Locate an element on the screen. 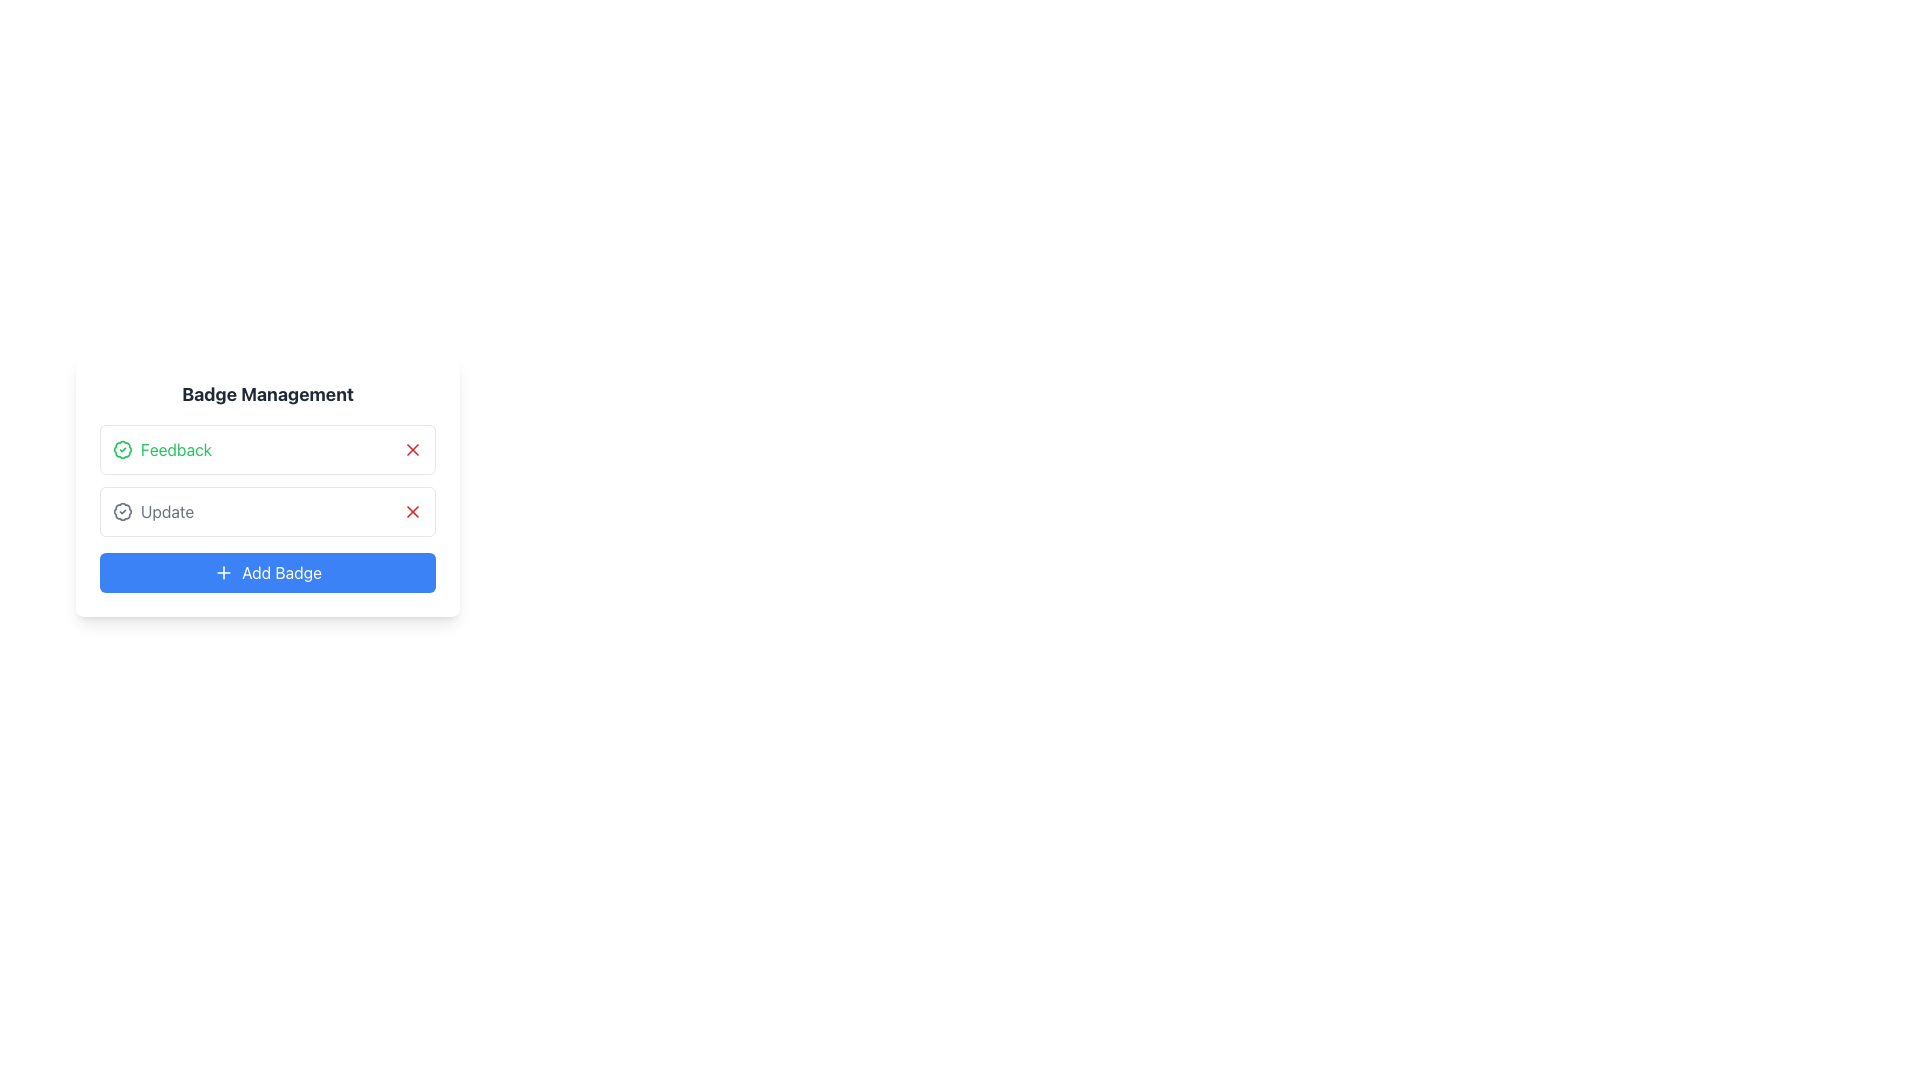 The width and height of the screenshot is (1920, 1080). the 'Feedback' badge icon, which is the leftmost element in the Badge Management section, visually represented by a scalloped circle pattern is located at coordinates (122, 450).